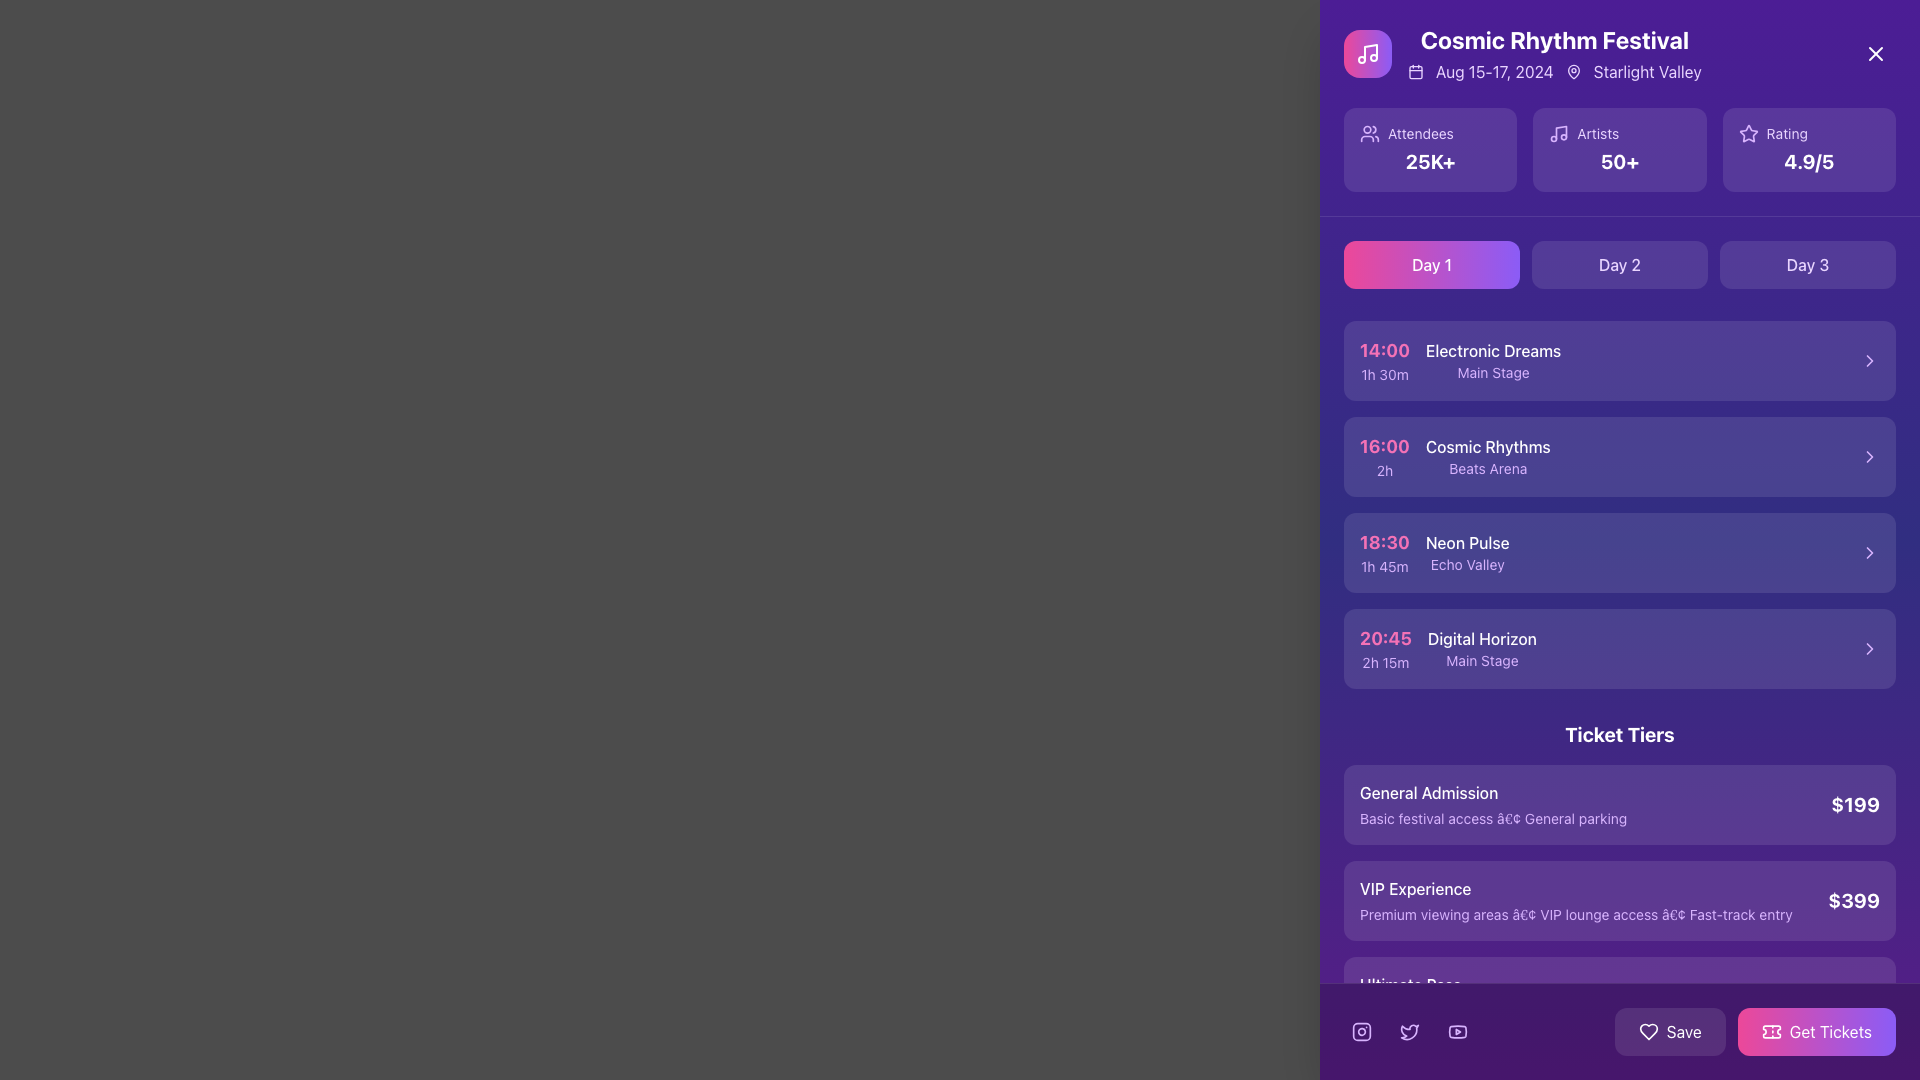 The width and height of the screenshot is (1920, 1080). What do you see at coordinates (1493, 361) in the screenshot?
I see `the Event label that displays 'Electronic Dreams' in bold white font and 'Main Stage' in smaller purple font, located below the 'Day 1' header in the schedule section` at bounding box center [1493, 361].